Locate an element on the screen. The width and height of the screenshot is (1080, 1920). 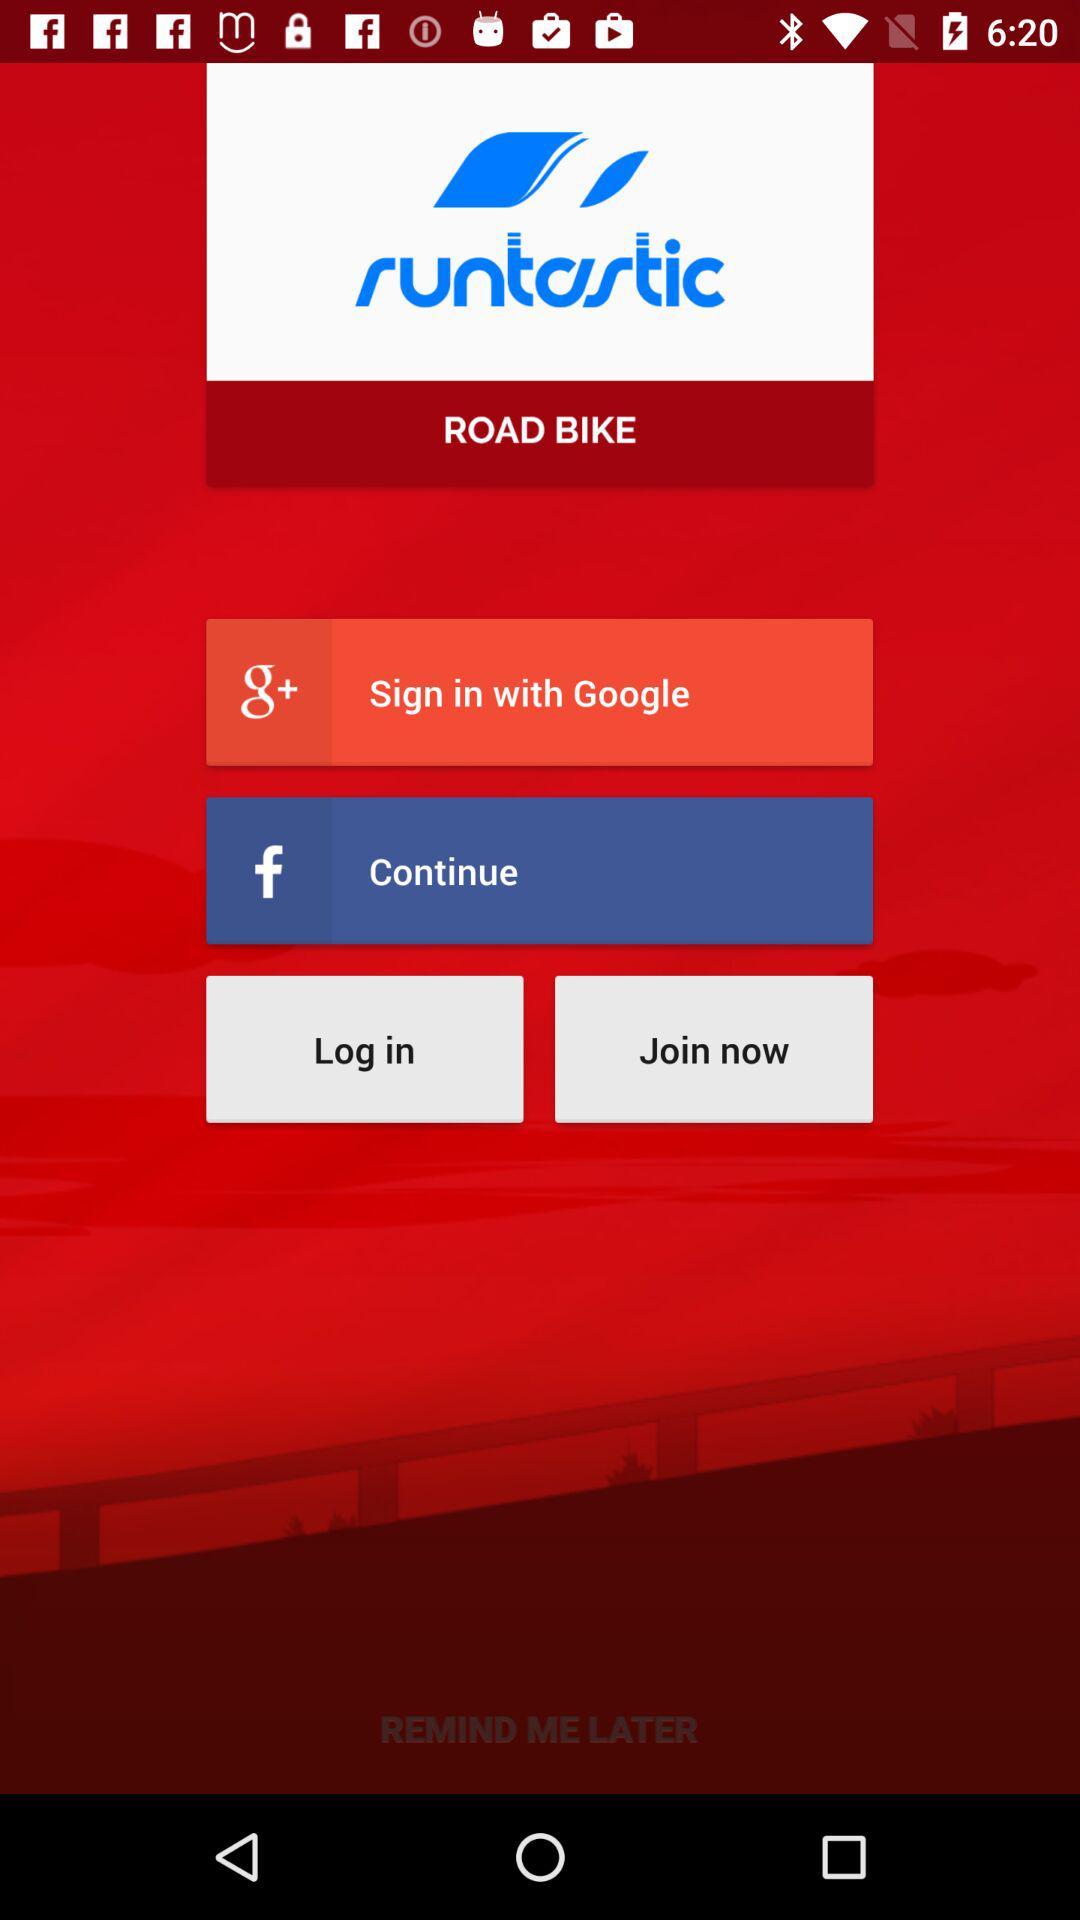
the continue item is located at coordinates (538, 870).